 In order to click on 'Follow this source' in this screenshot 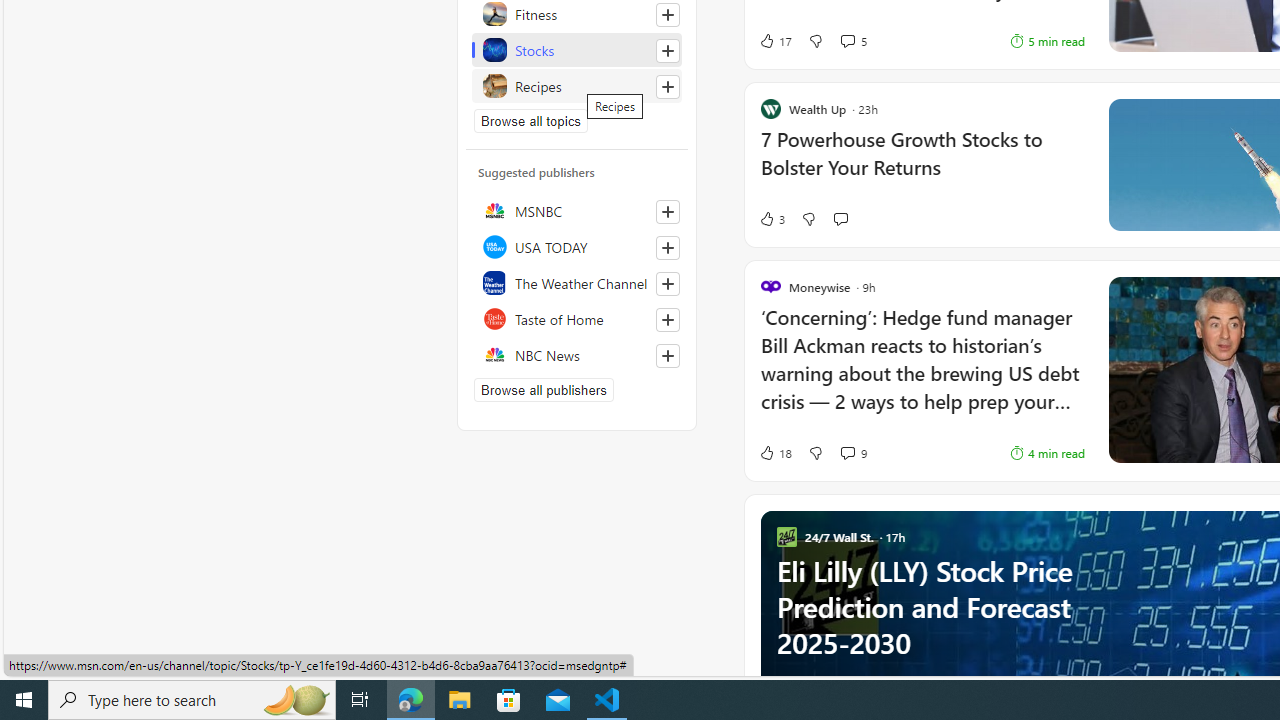, I will do `click(667, 355)`.